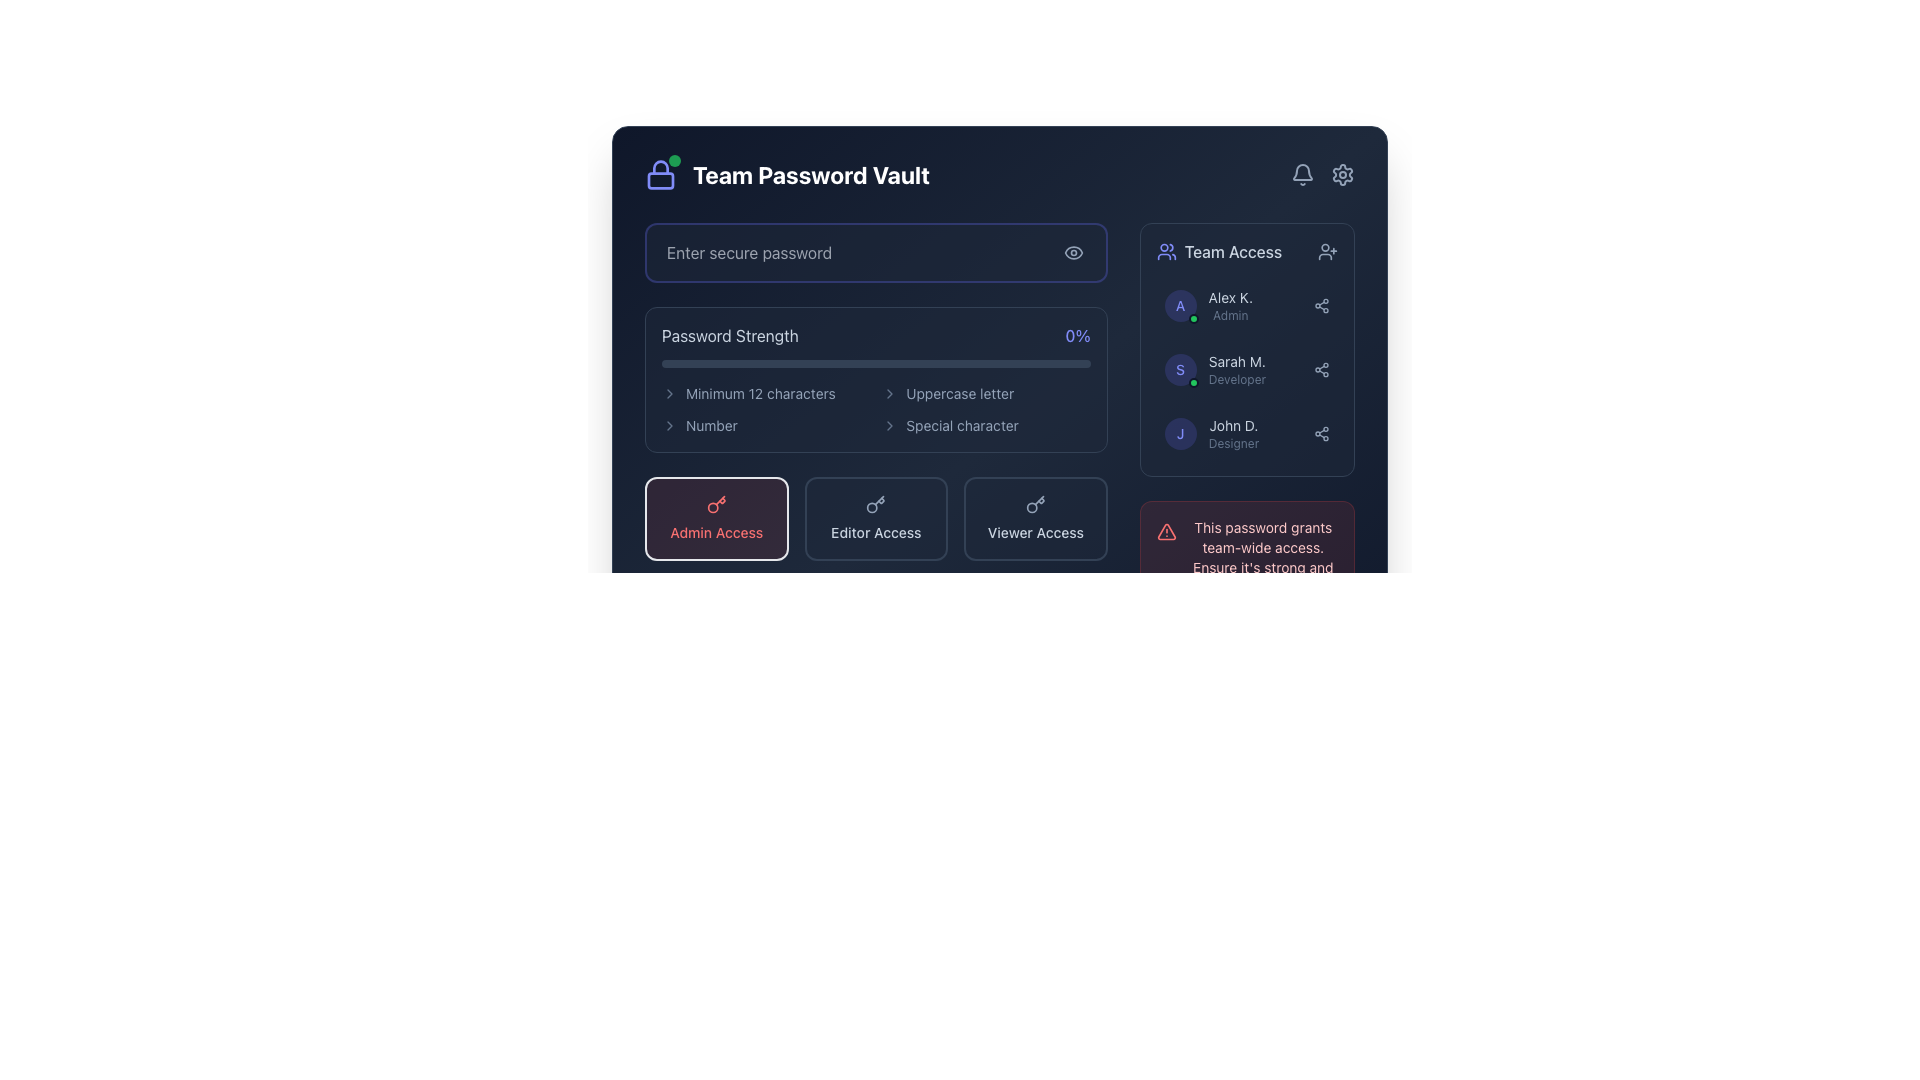  I want to click on the circular avatar icon with a dark background and indigo hue that encloses the letter 'J', located to the left of the text 'John D.Designer', so click(1180, 433).